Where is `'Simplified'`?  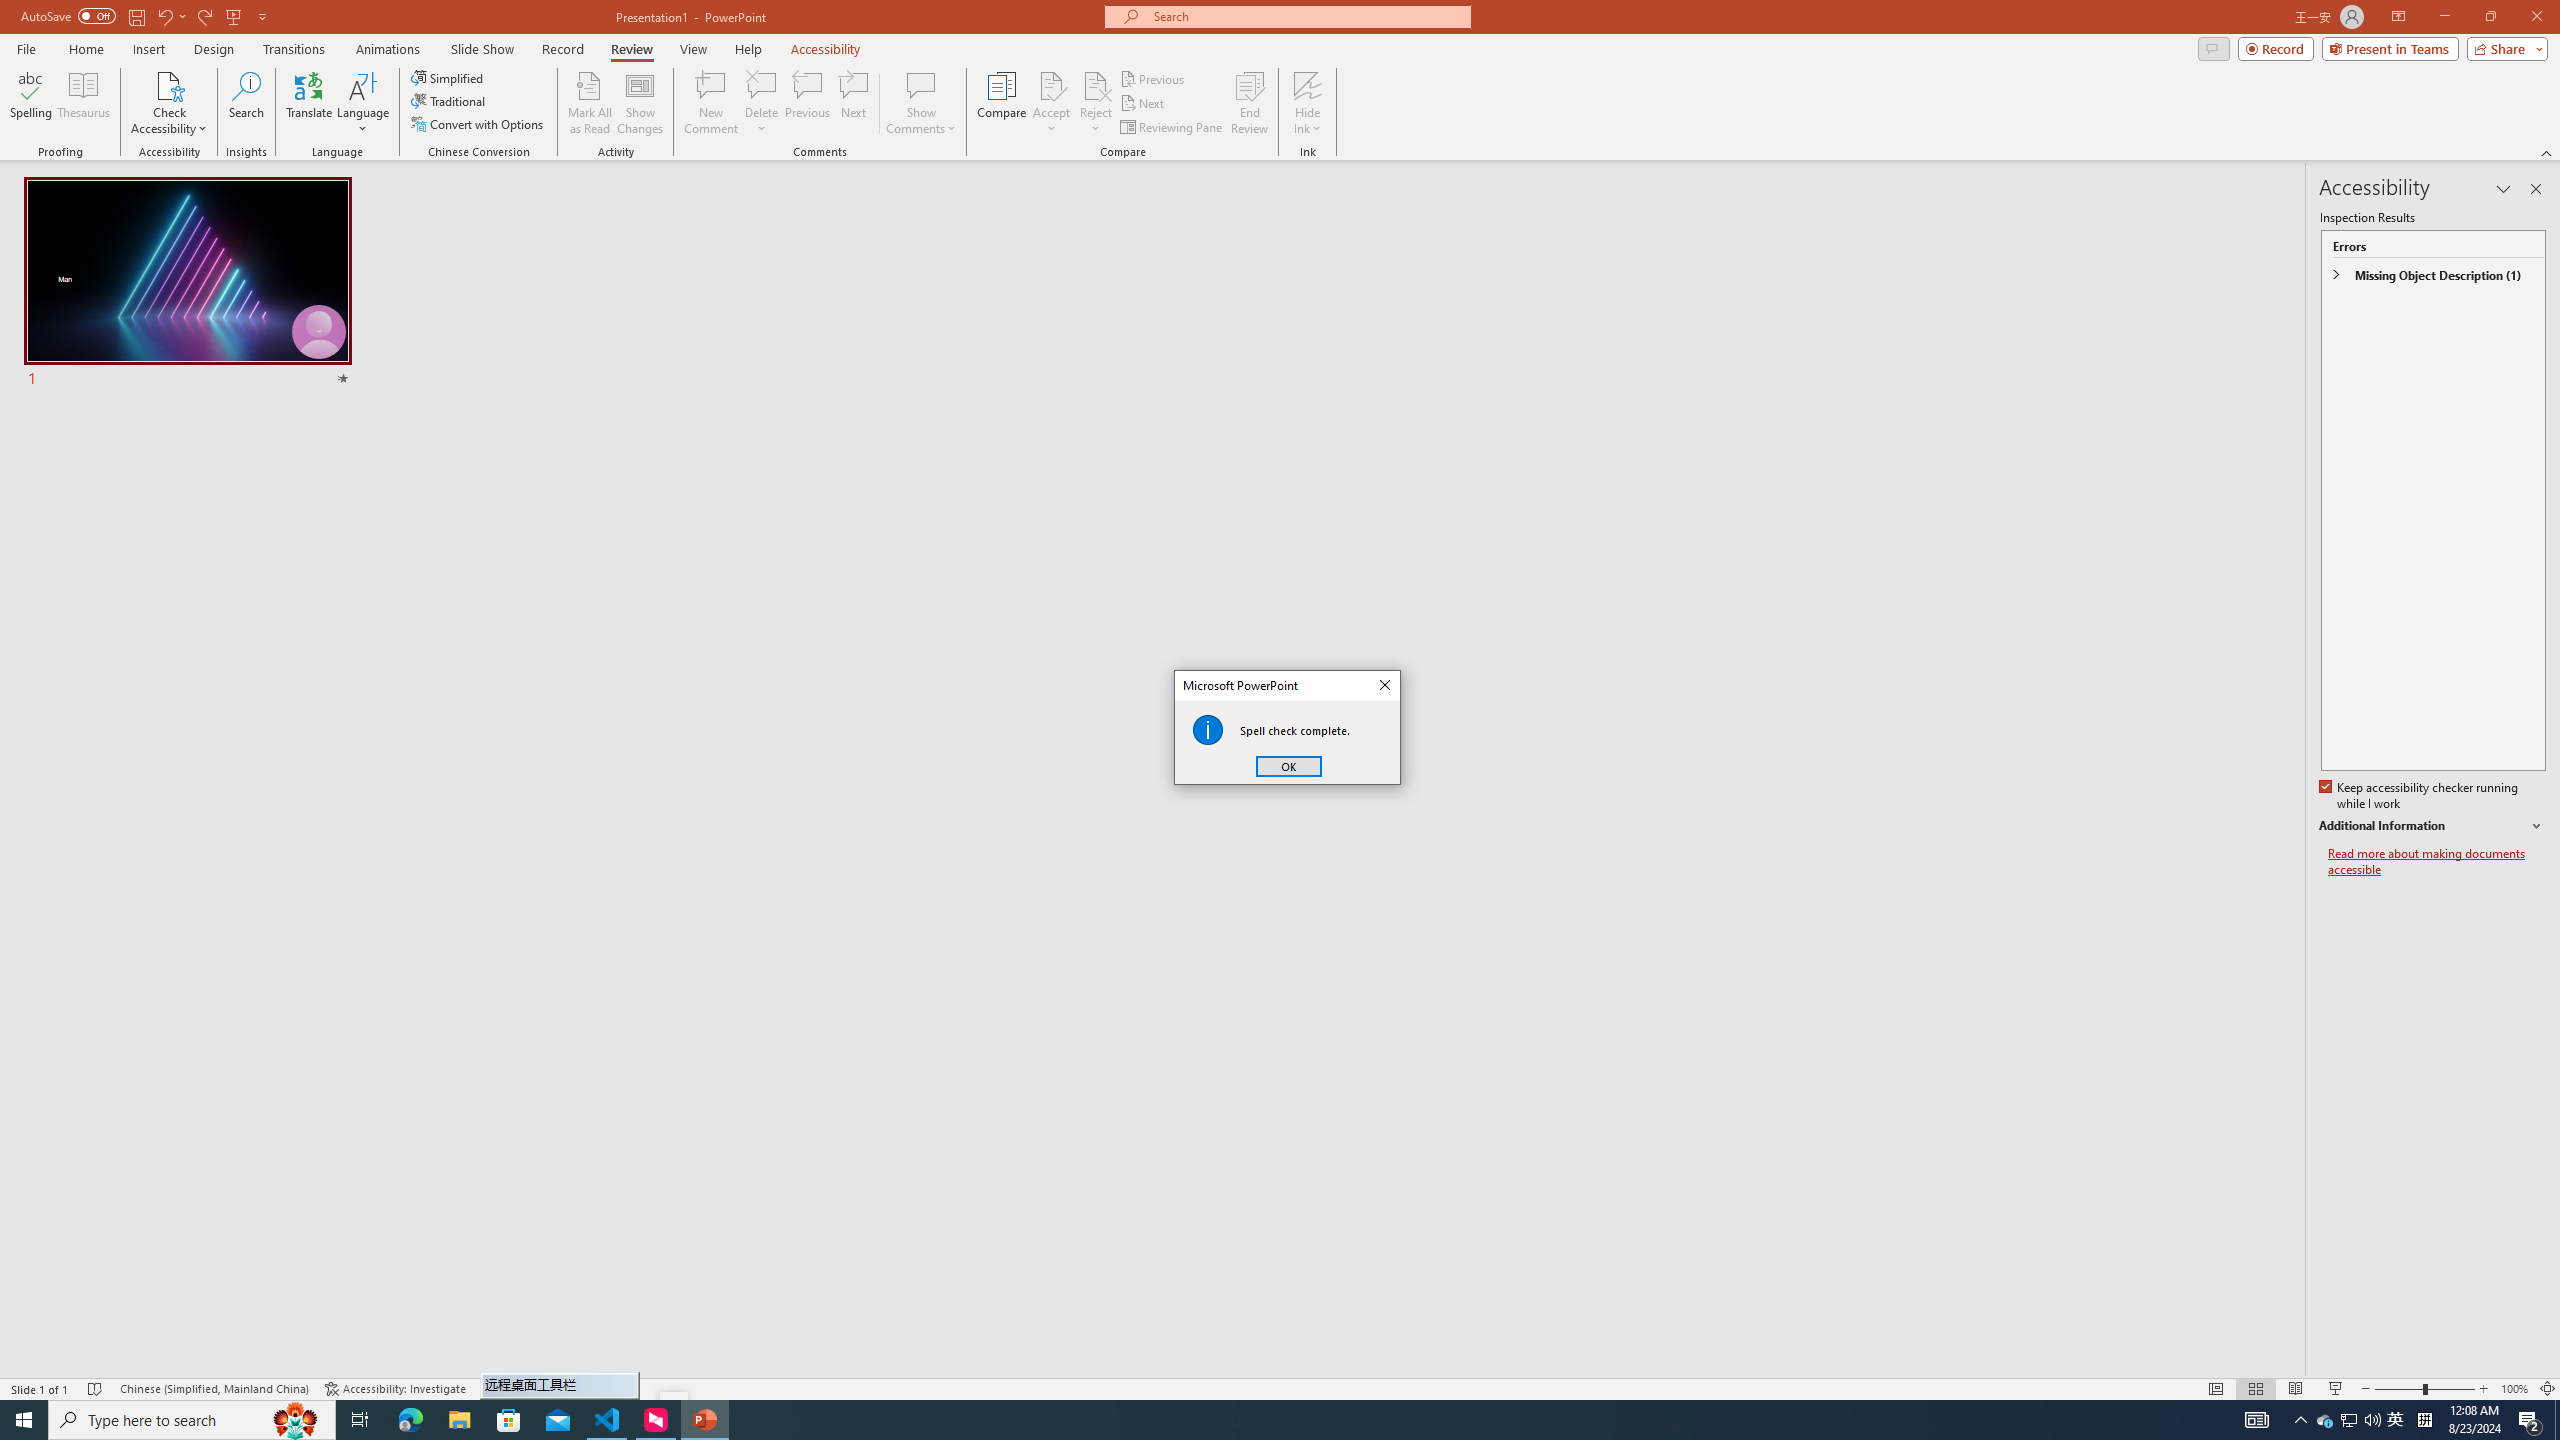
'Simplified' is located at coordinates (448, 77).